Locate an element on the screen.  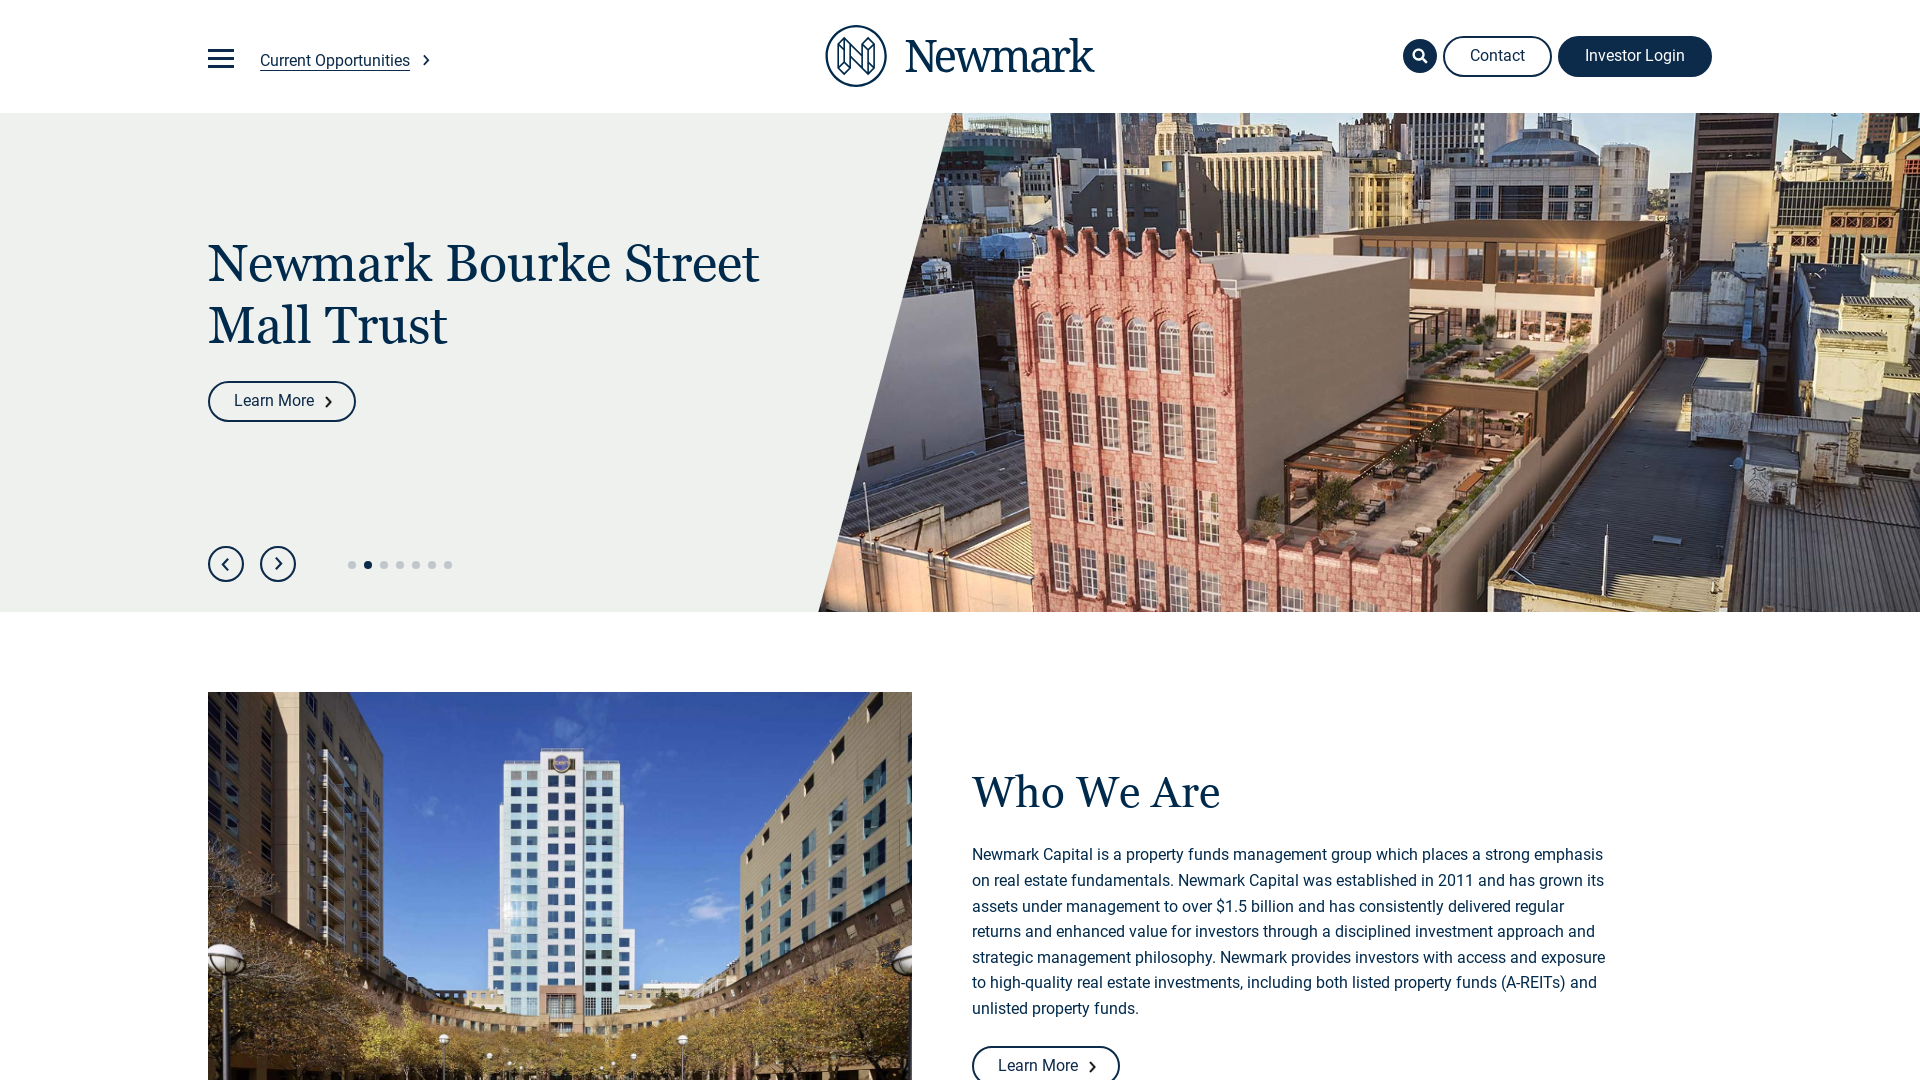
'3' is located at coordinates (385, 562).